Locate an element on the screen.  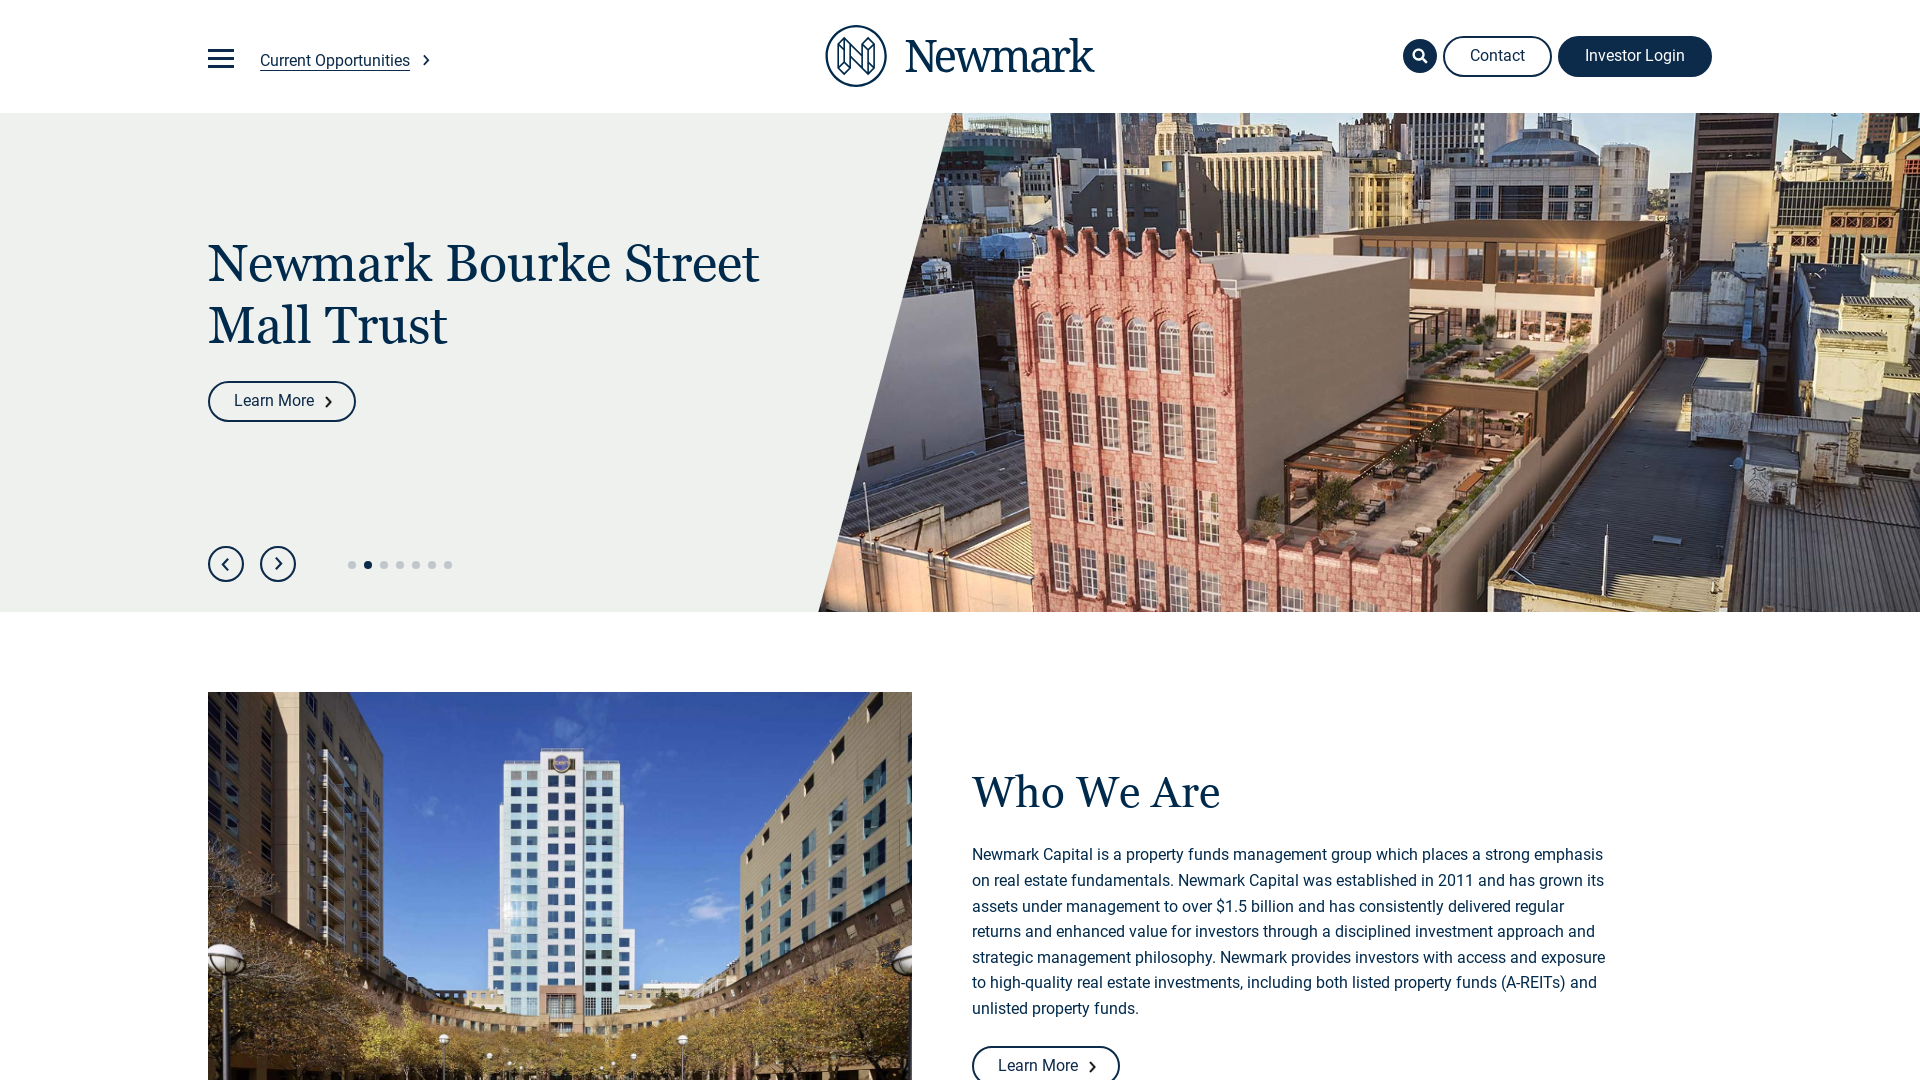
'3' is located at coordinates (385, 562).